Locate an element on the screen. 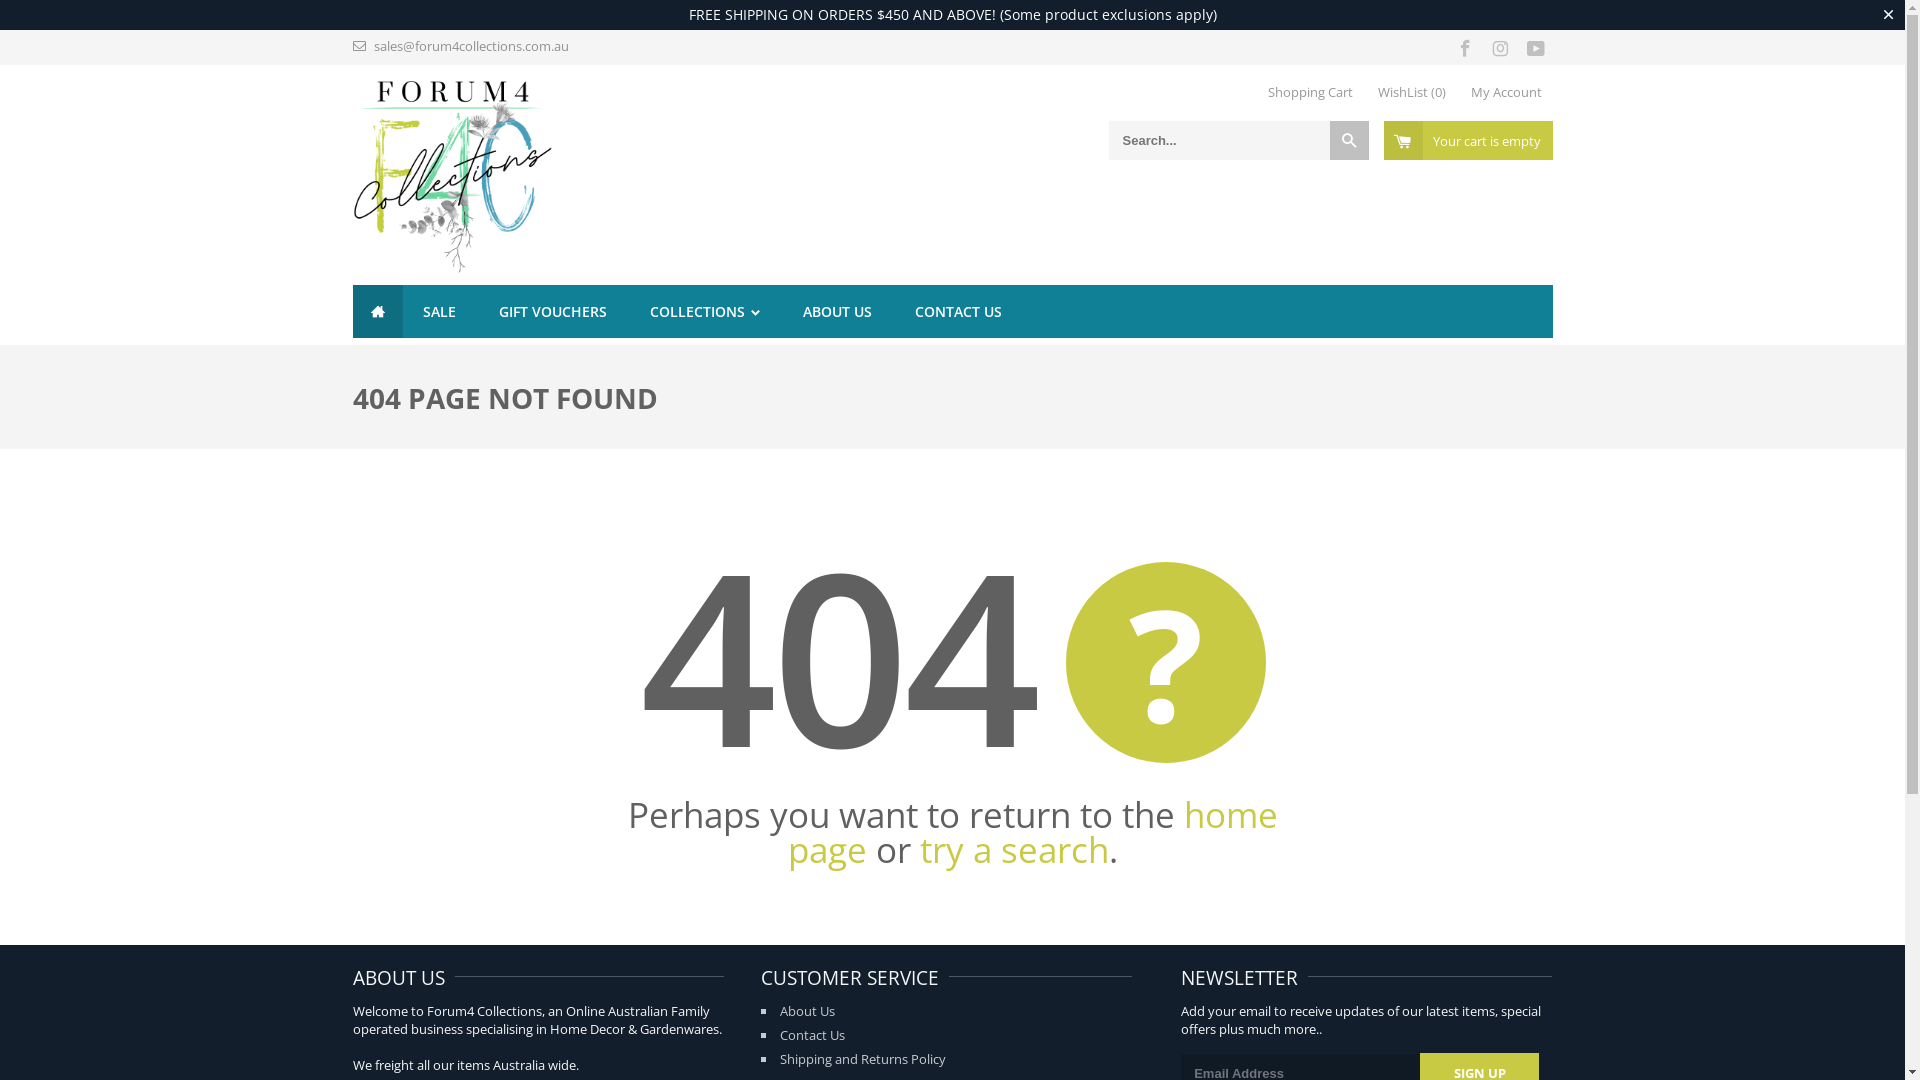  'ABOUT US' is located at coordinates (837, 311).